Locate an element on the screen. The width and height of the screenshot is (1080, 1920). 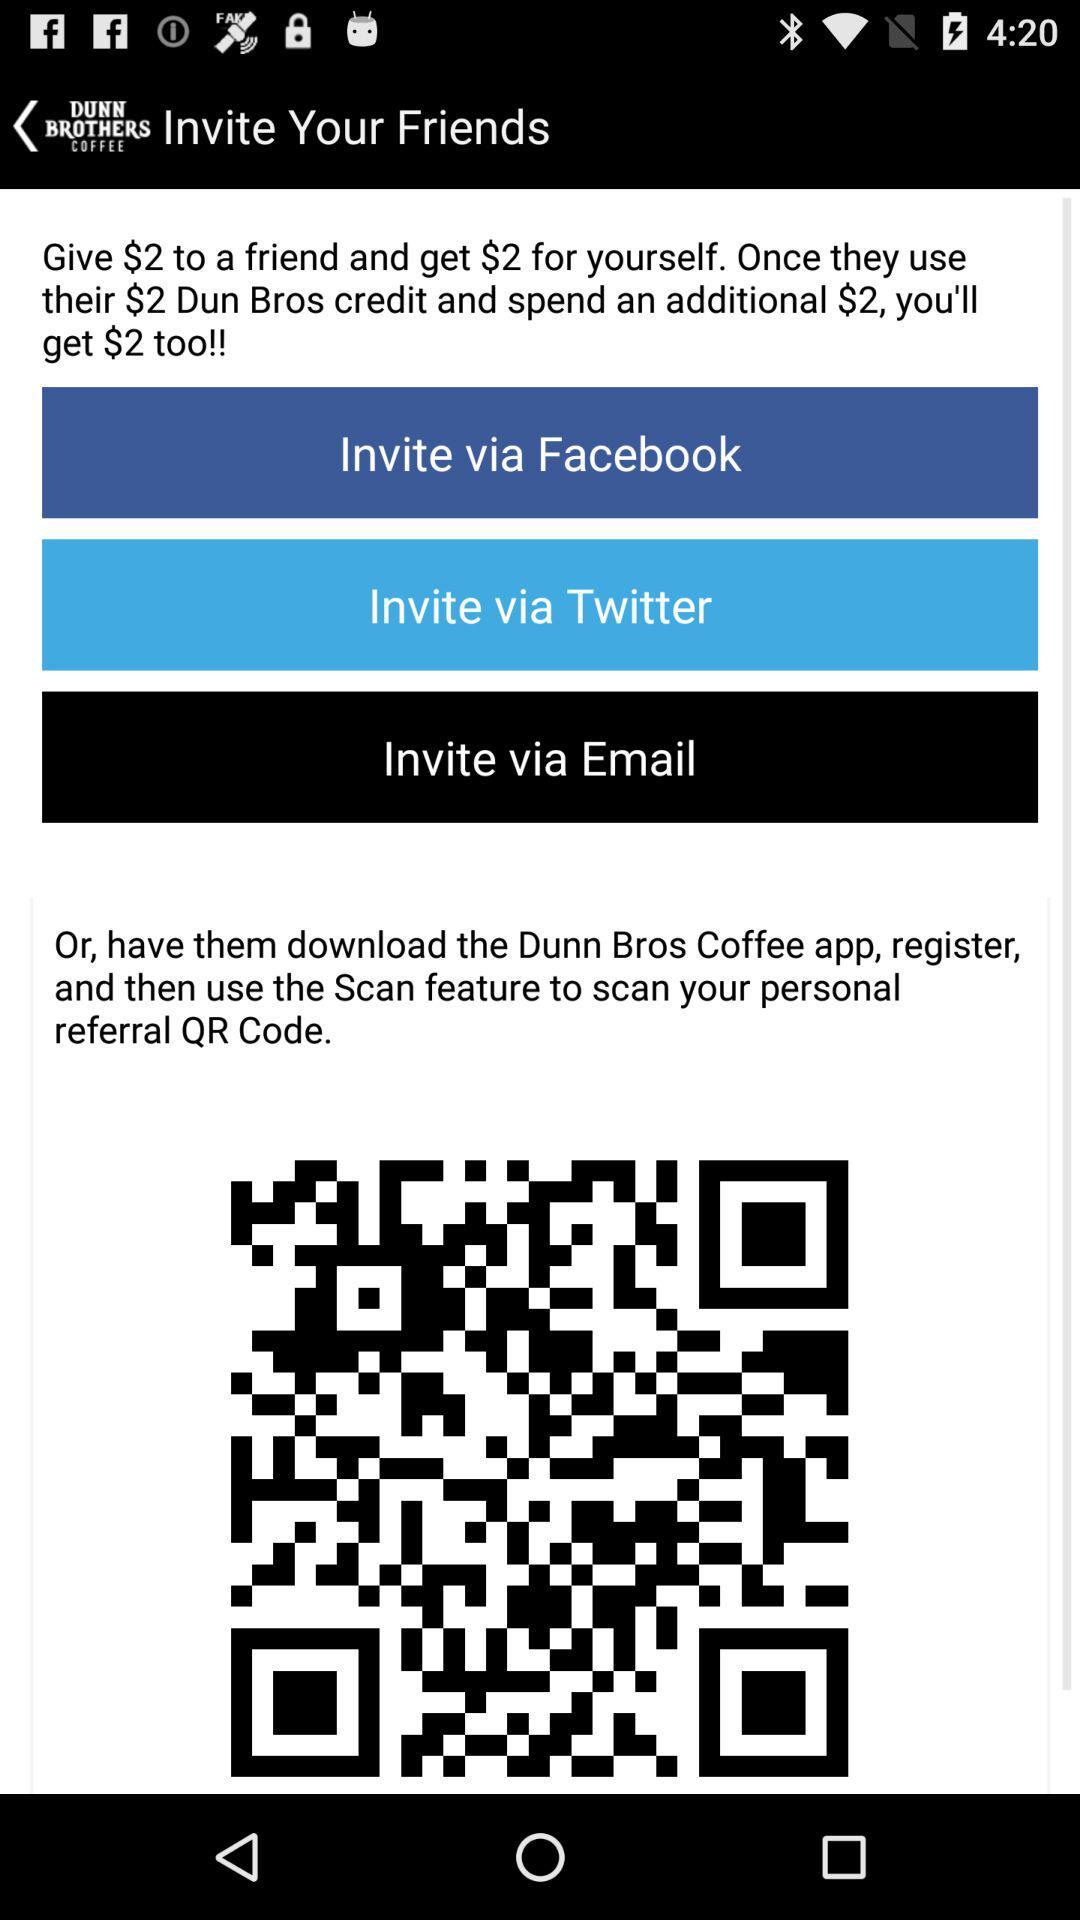
the item at the bottom is located at coordinates (538, 1433).